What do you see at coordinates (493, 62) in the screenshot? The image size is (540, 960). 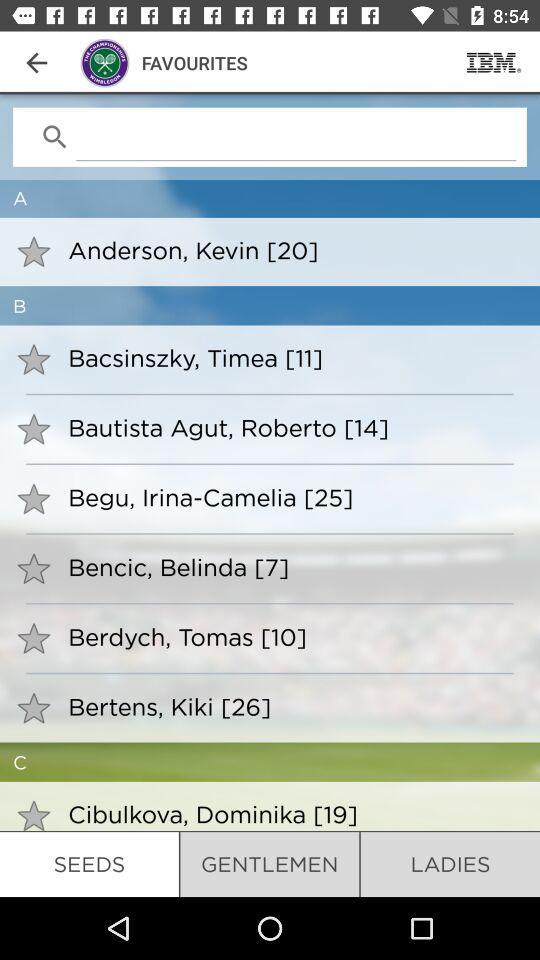 I see `the date_range icon` at bounding box center [493, 62].